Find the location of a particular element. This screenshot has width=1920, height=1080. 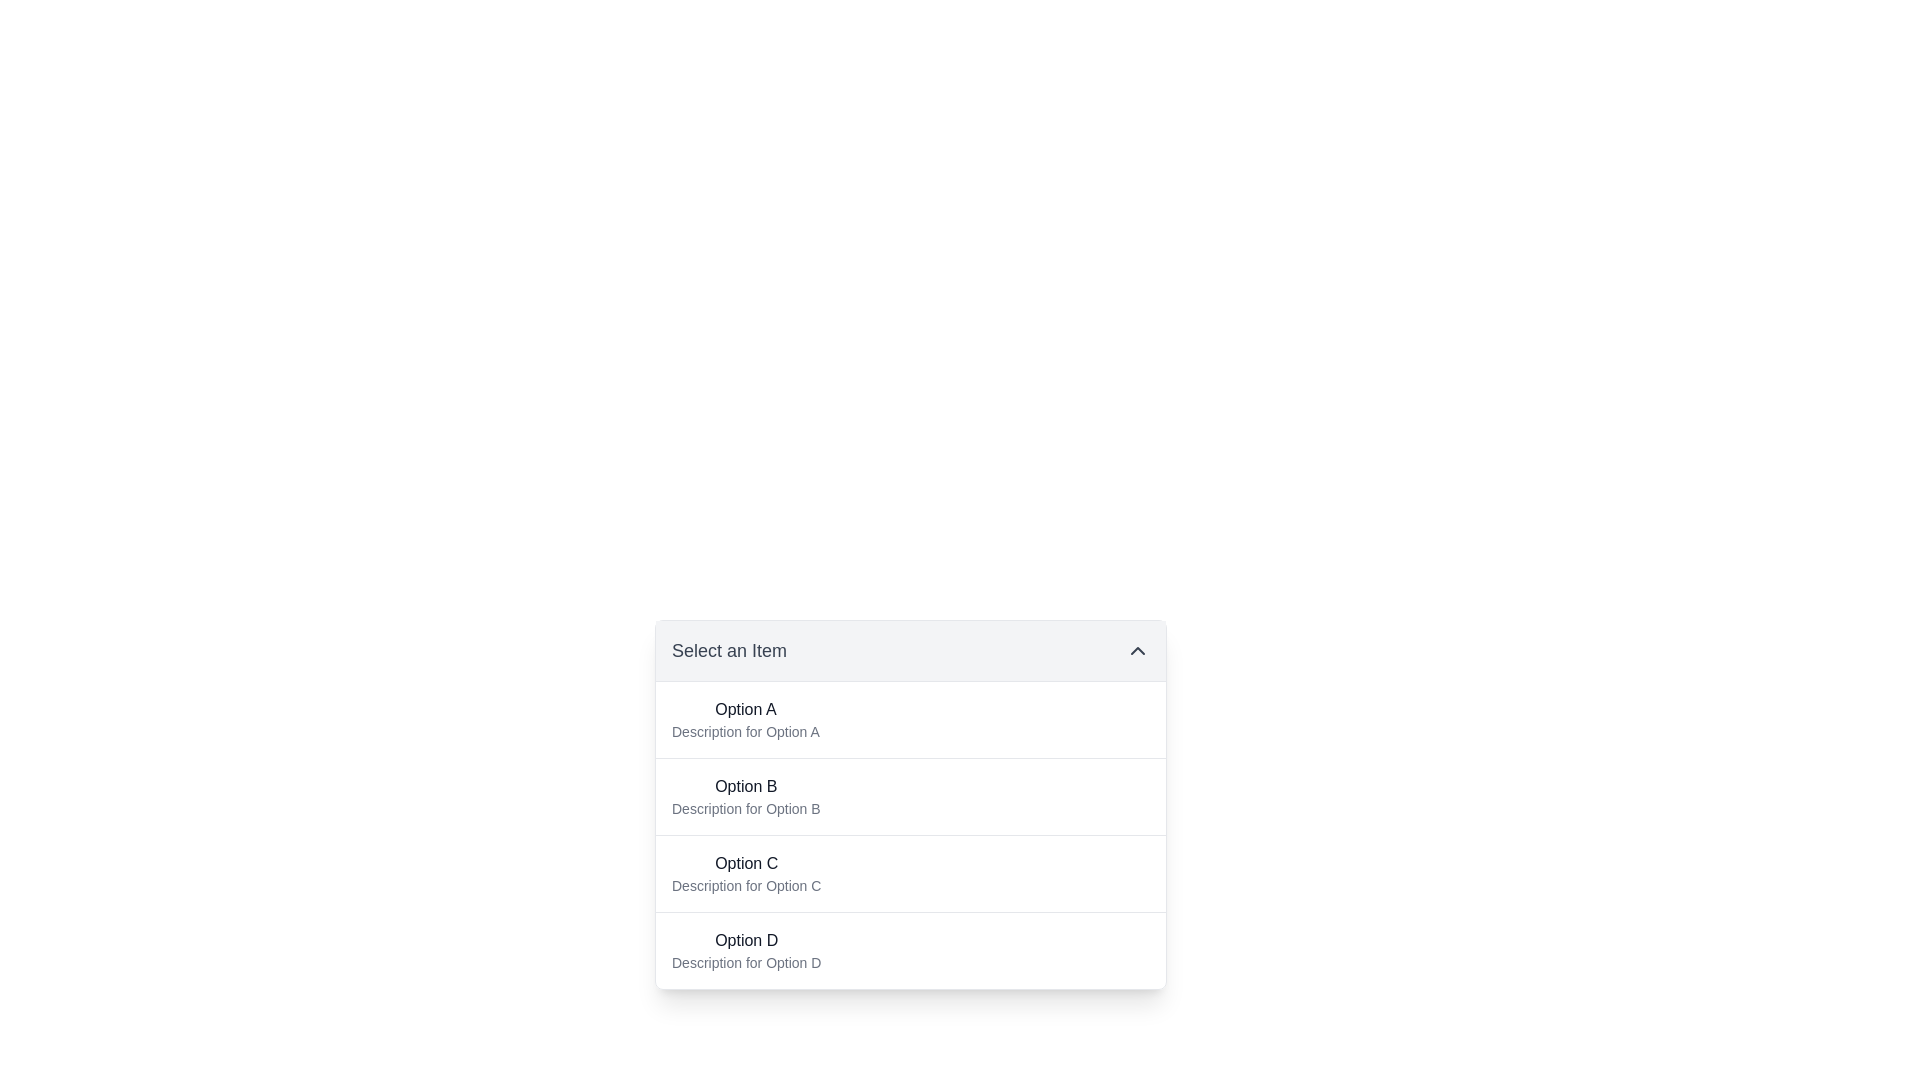

the first option labeled 'Option A' in the dropdown menu below the 'Select an Item' field is located at coordinates (744, 720).